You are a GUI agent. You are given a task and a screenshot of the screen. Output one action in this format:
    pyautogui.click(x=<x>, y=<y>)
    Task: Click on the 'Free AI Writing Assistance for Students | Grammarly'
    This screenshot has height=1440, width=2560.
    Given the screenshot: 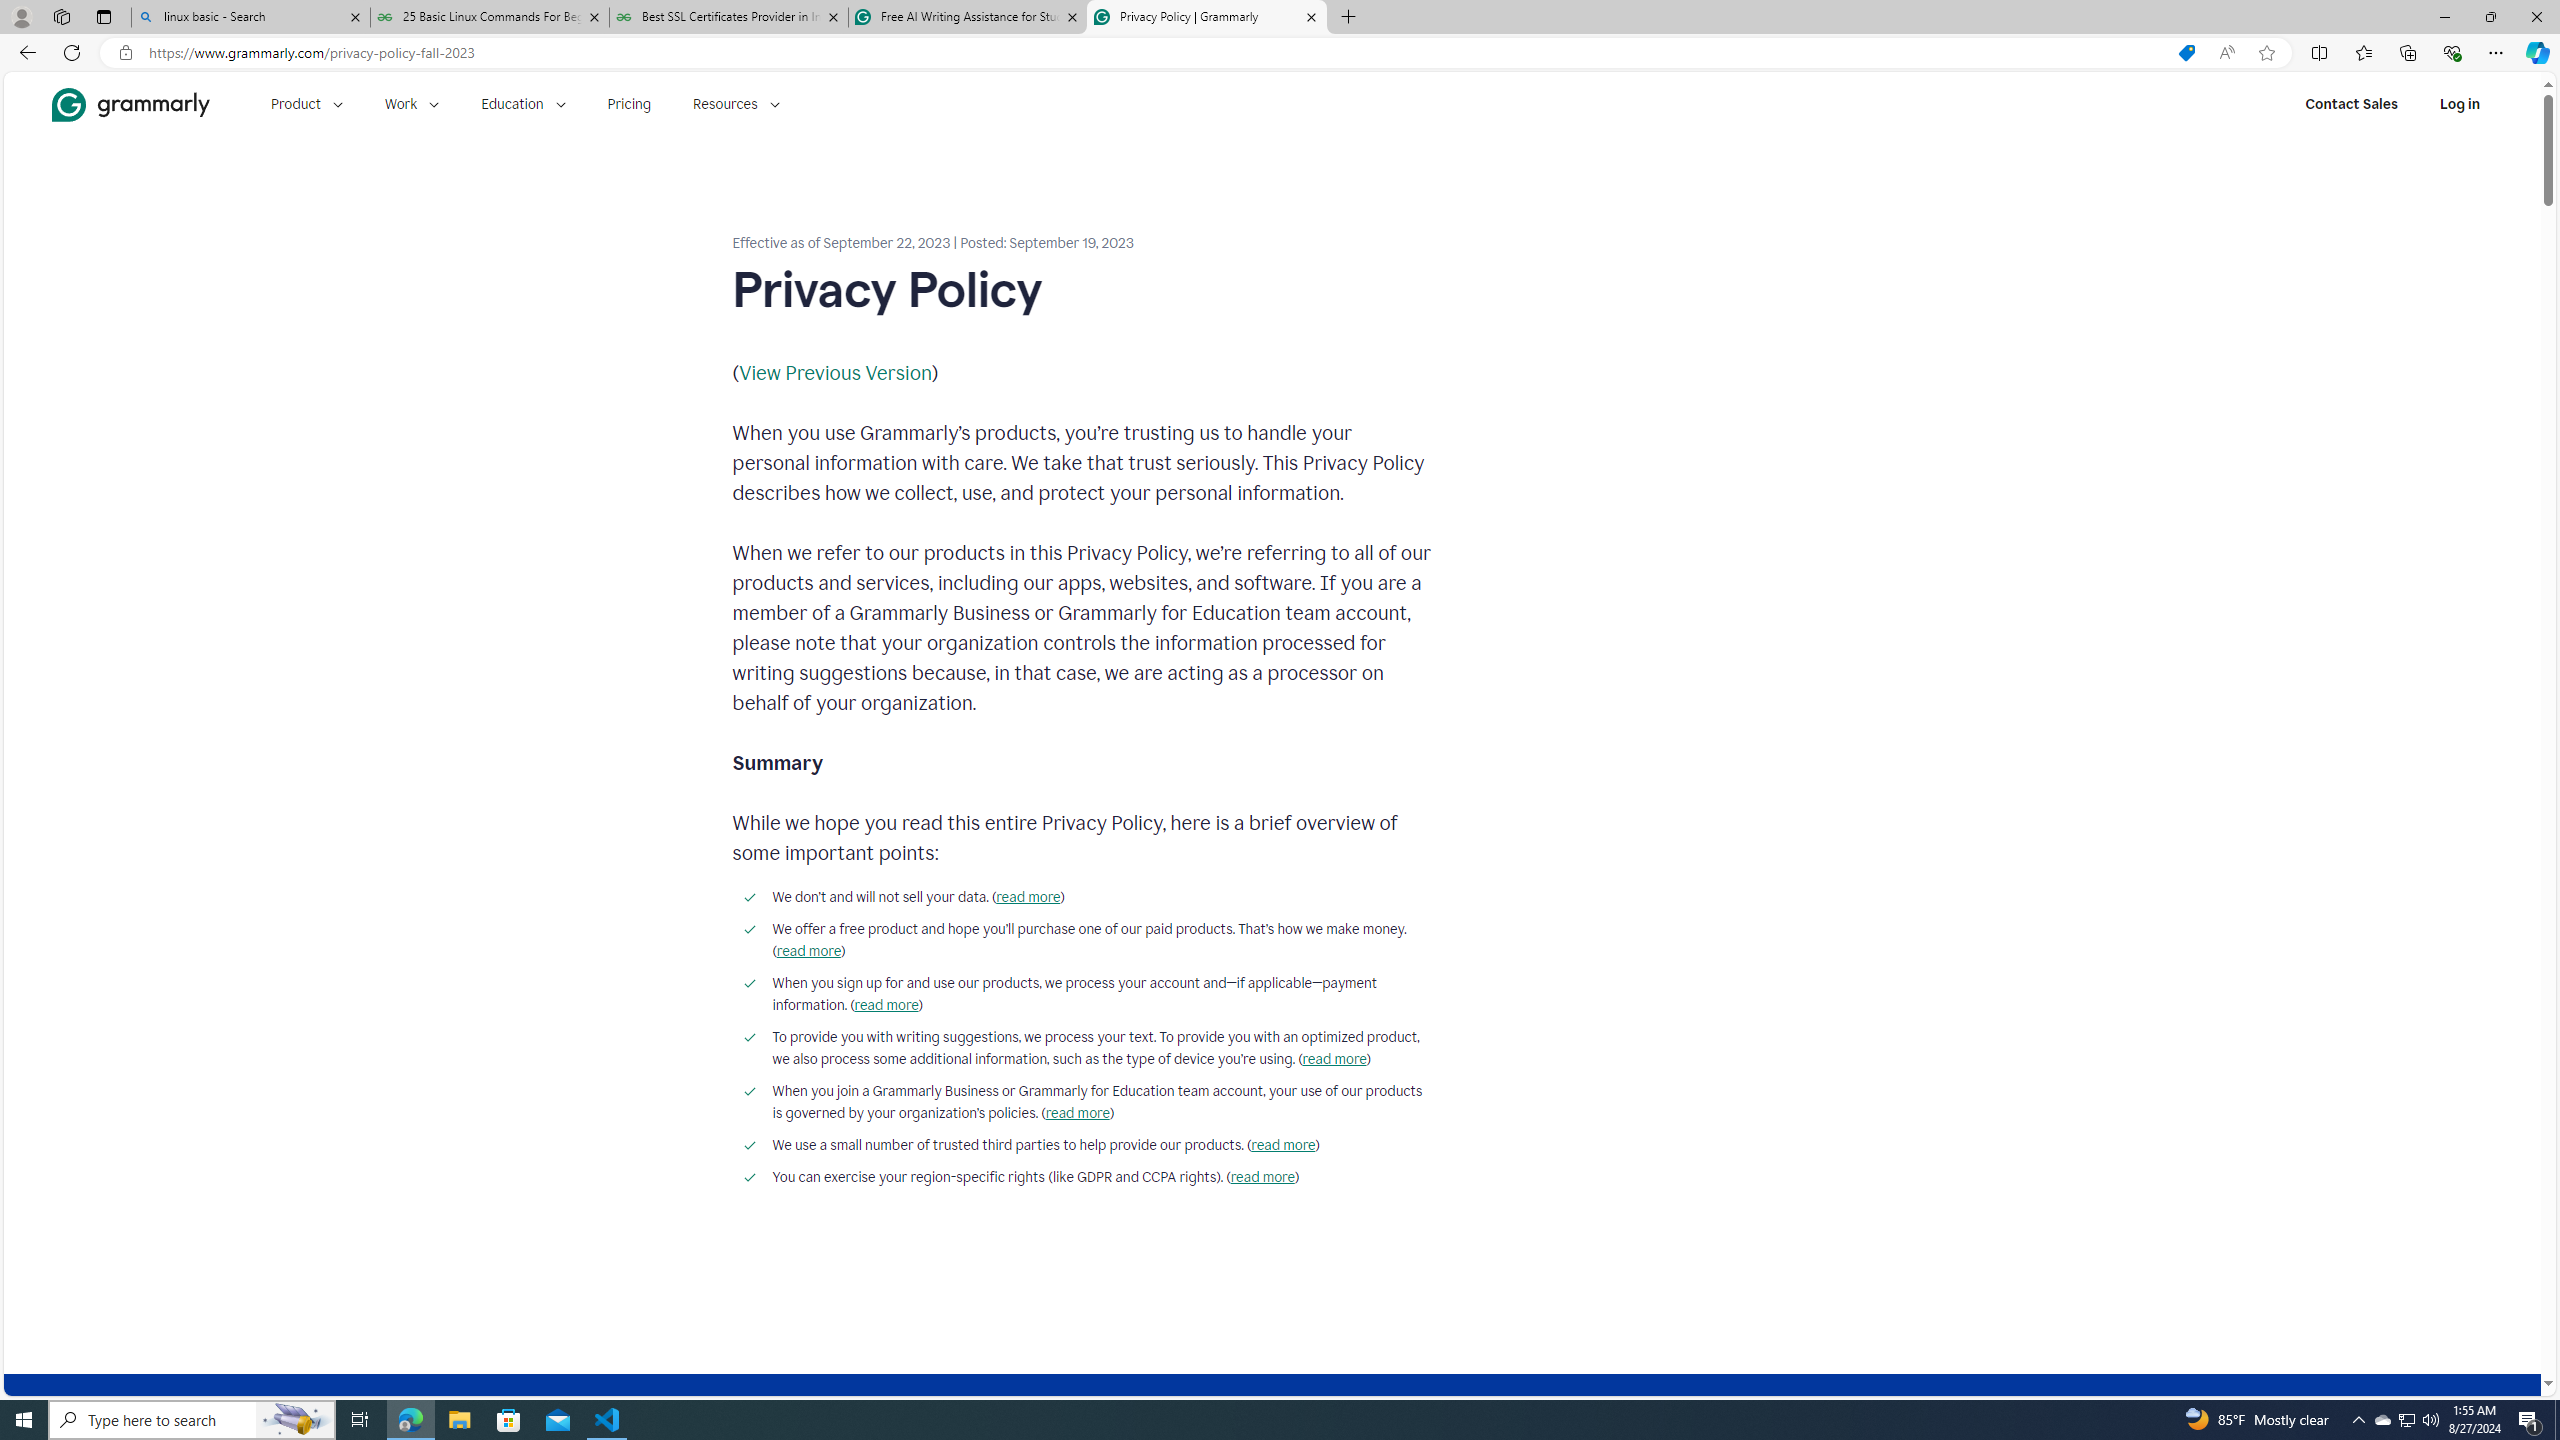 What is the action you would take?
    pyautogui.click(x=966, y=16)
    